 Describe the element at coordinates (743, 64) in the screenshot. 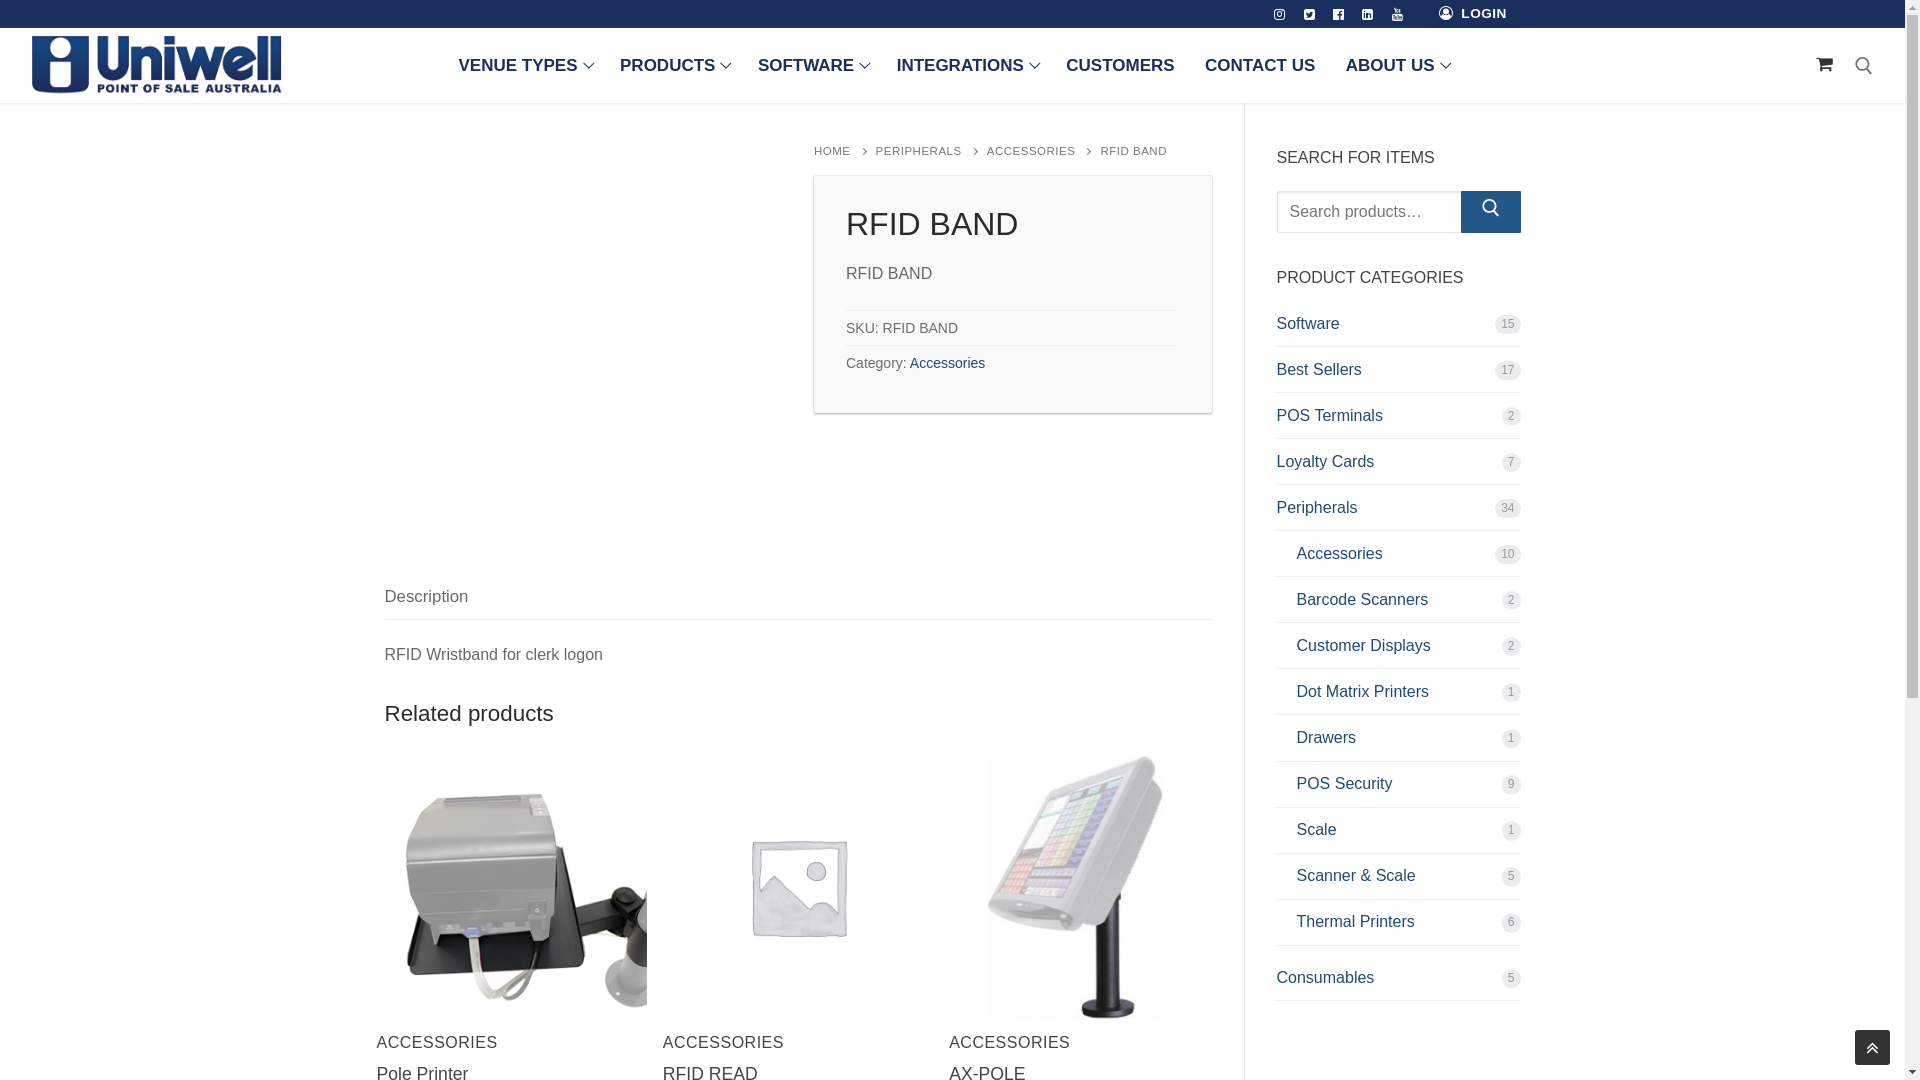

I see `'SOFTWARE` at that location.